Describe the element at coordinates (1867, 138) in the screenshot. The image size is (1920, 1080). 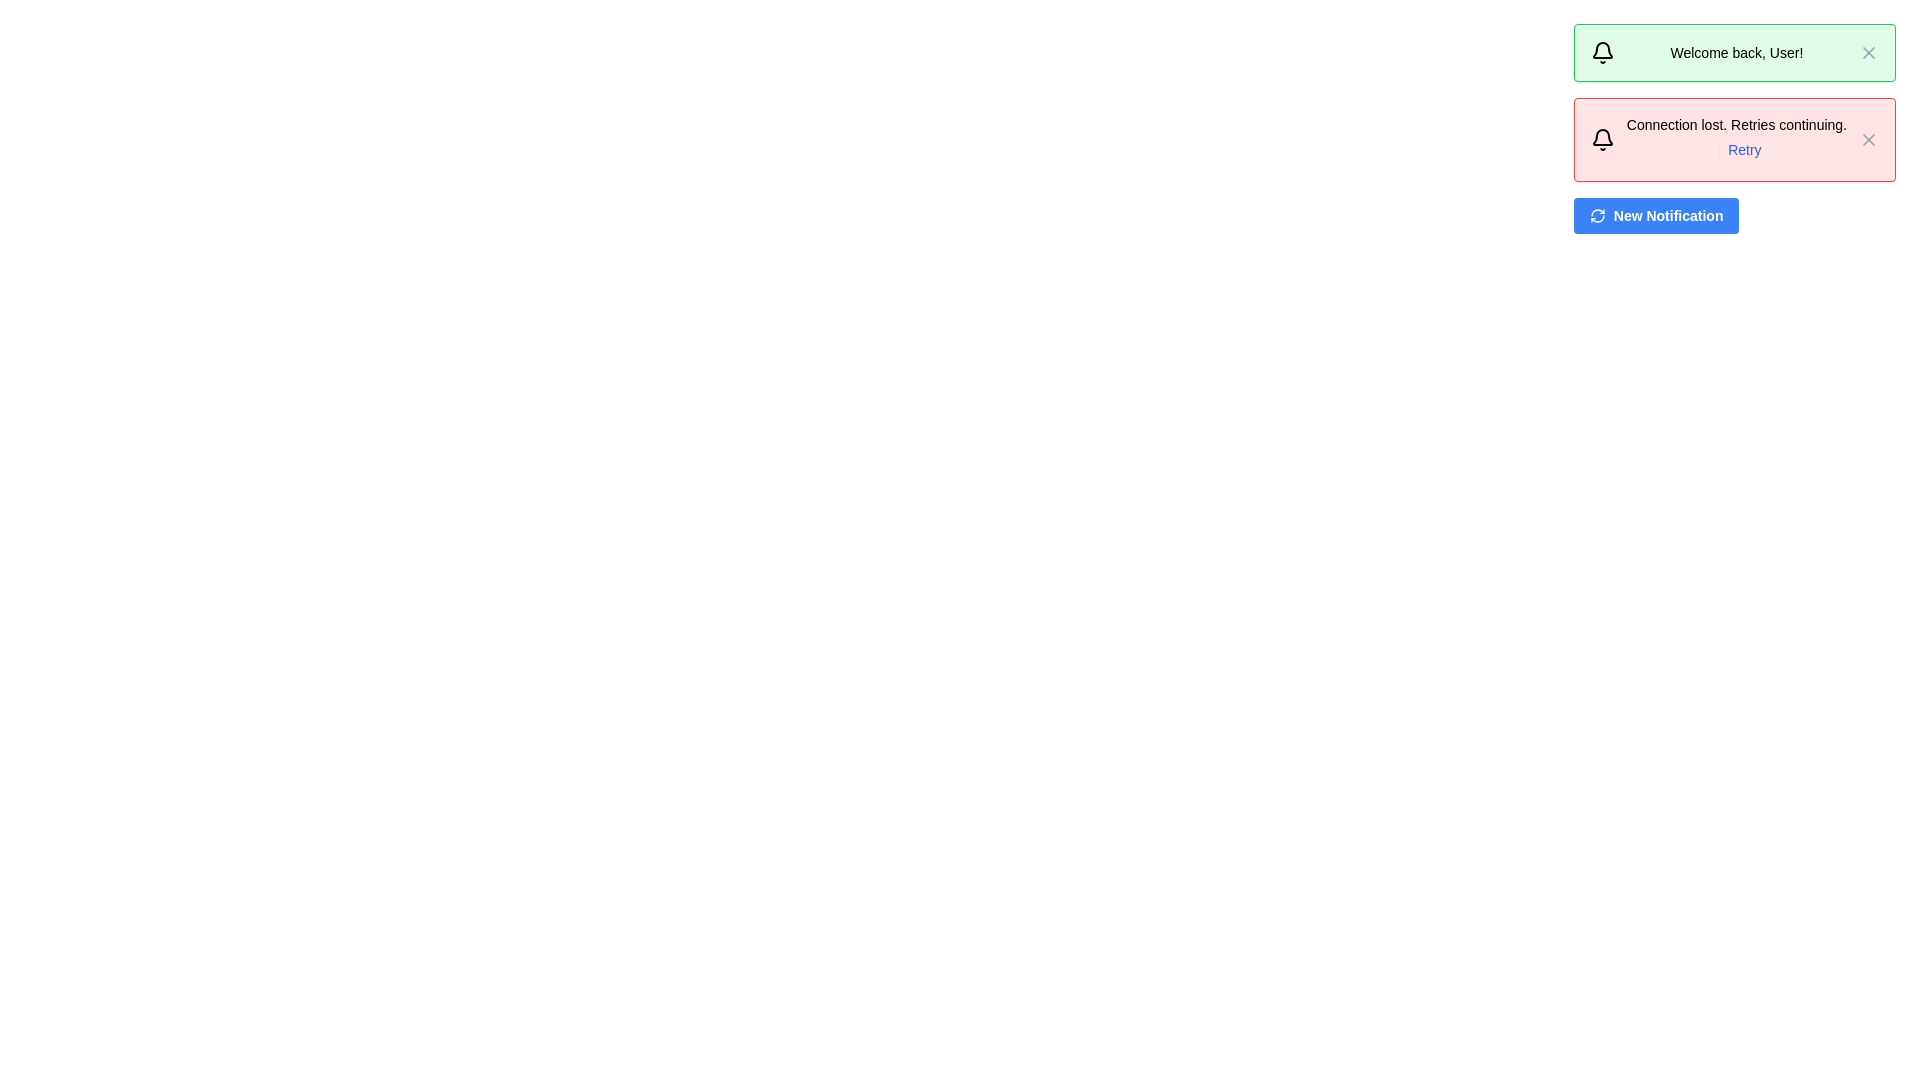
I see `the Close icon, which is a diagonal cross SVG element located at the top-right corner of the green notification banner labeled 'Welcome back, User!'` at that location.